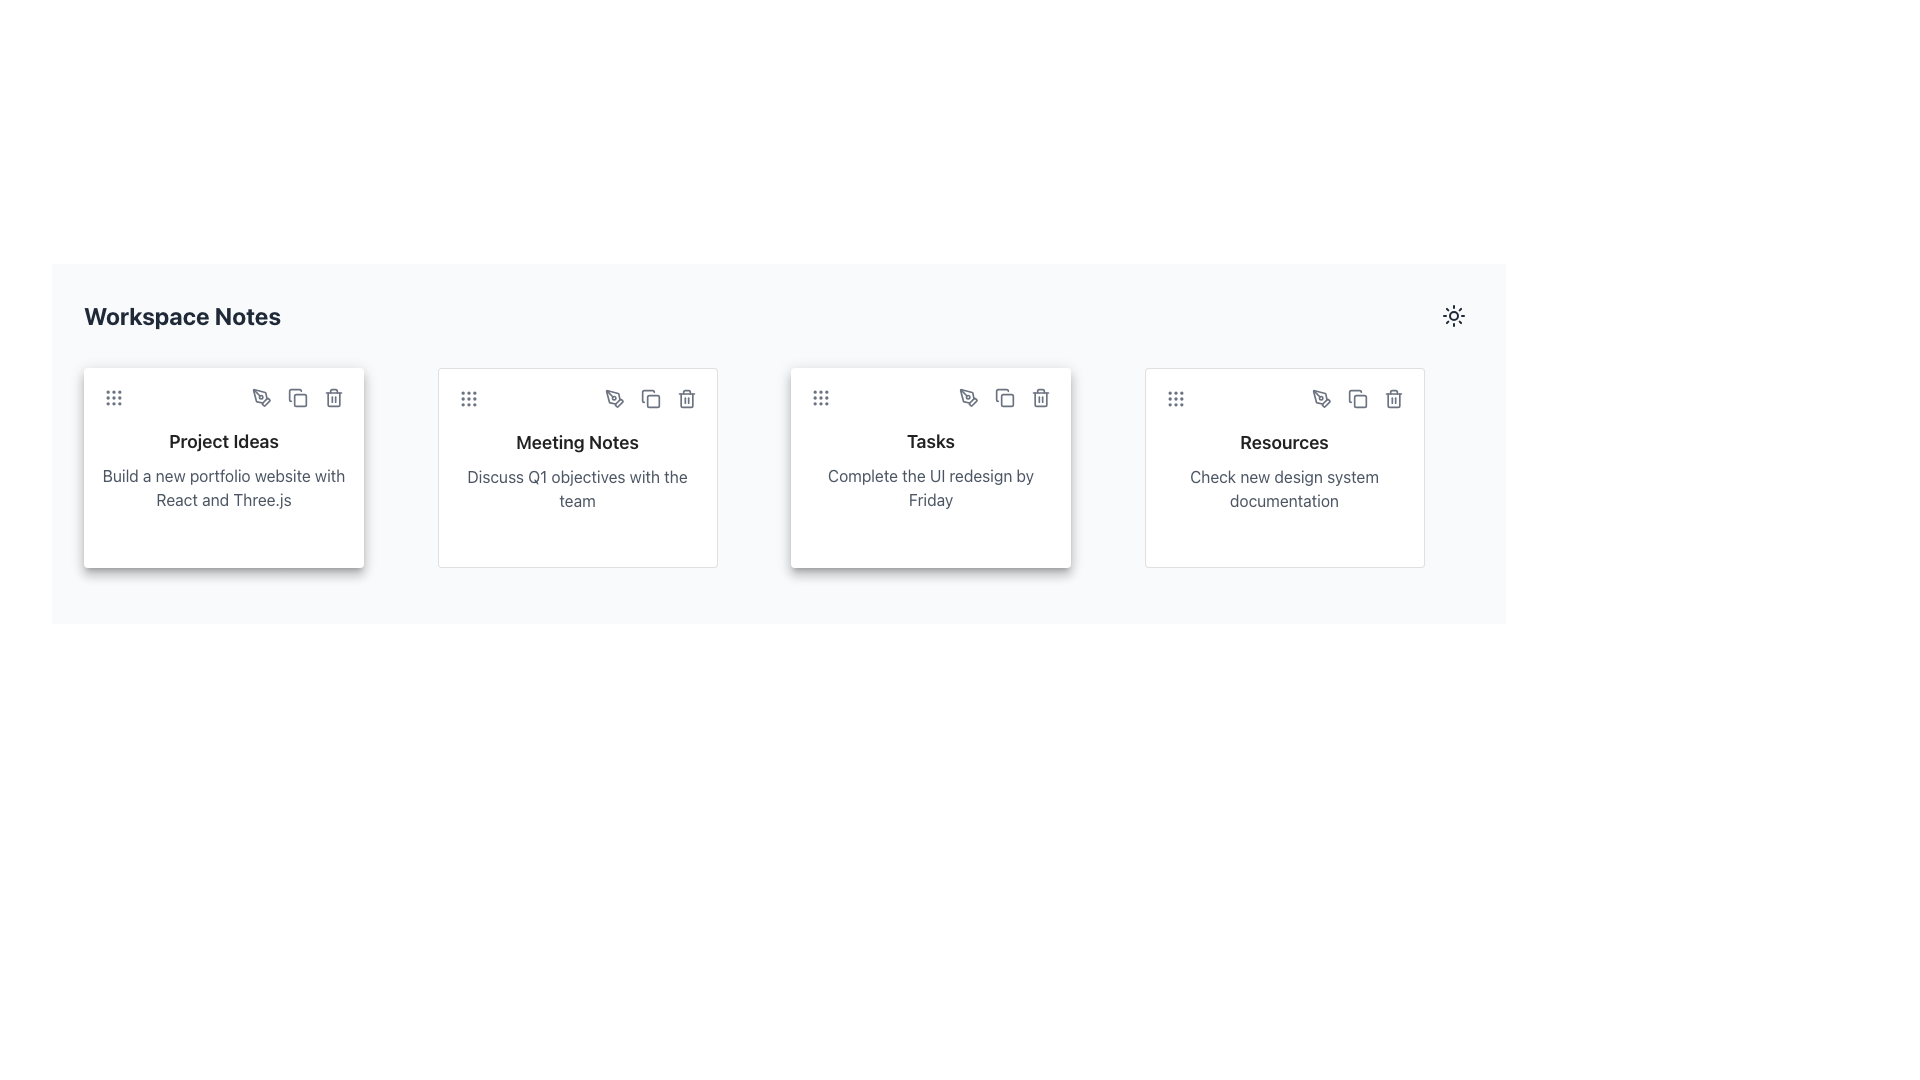  Describe the element at coordinates (820, 397) in the screenshot. I see `the drag handle grip icon located in the top-left corner of the 'Tasks' card in the 'Workspace Notes' section` at that location.